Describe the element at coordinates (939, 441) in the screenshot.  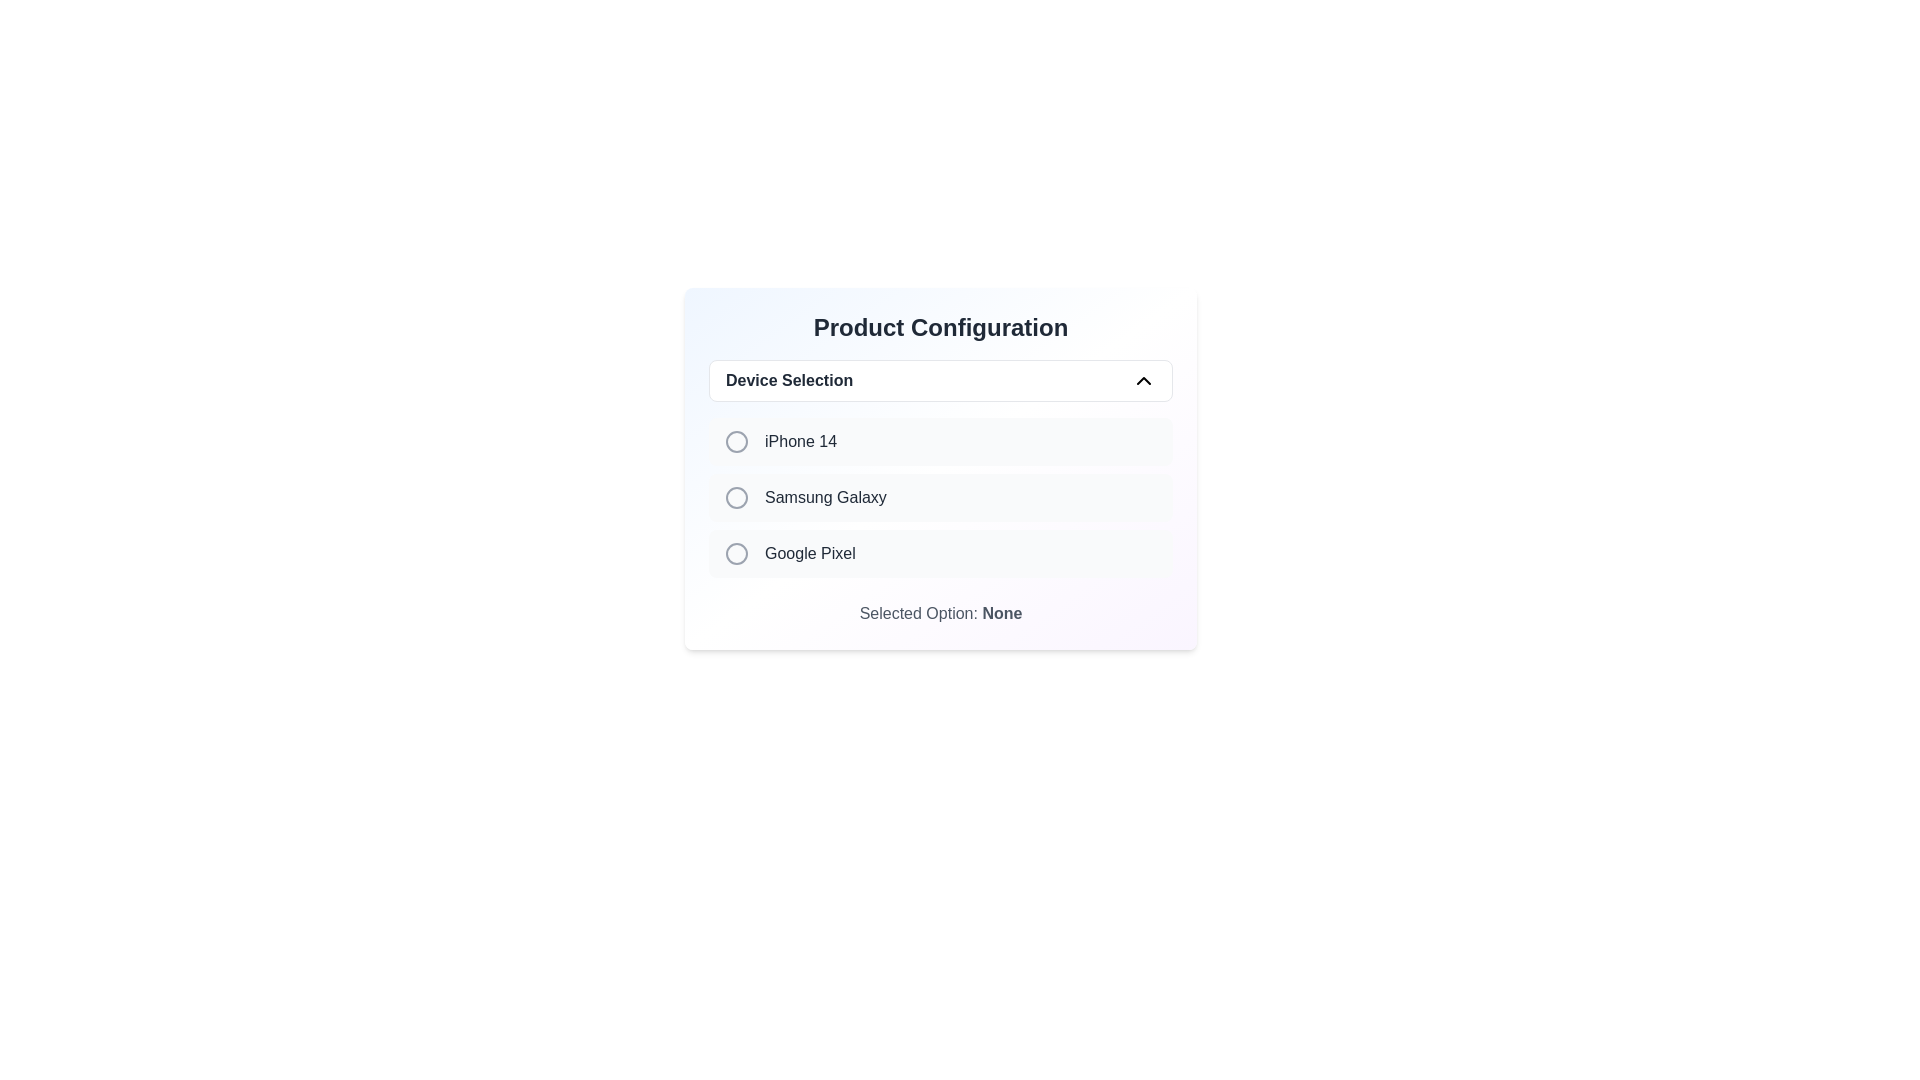
I see `the 'iPhone 14' radio button` at that location.